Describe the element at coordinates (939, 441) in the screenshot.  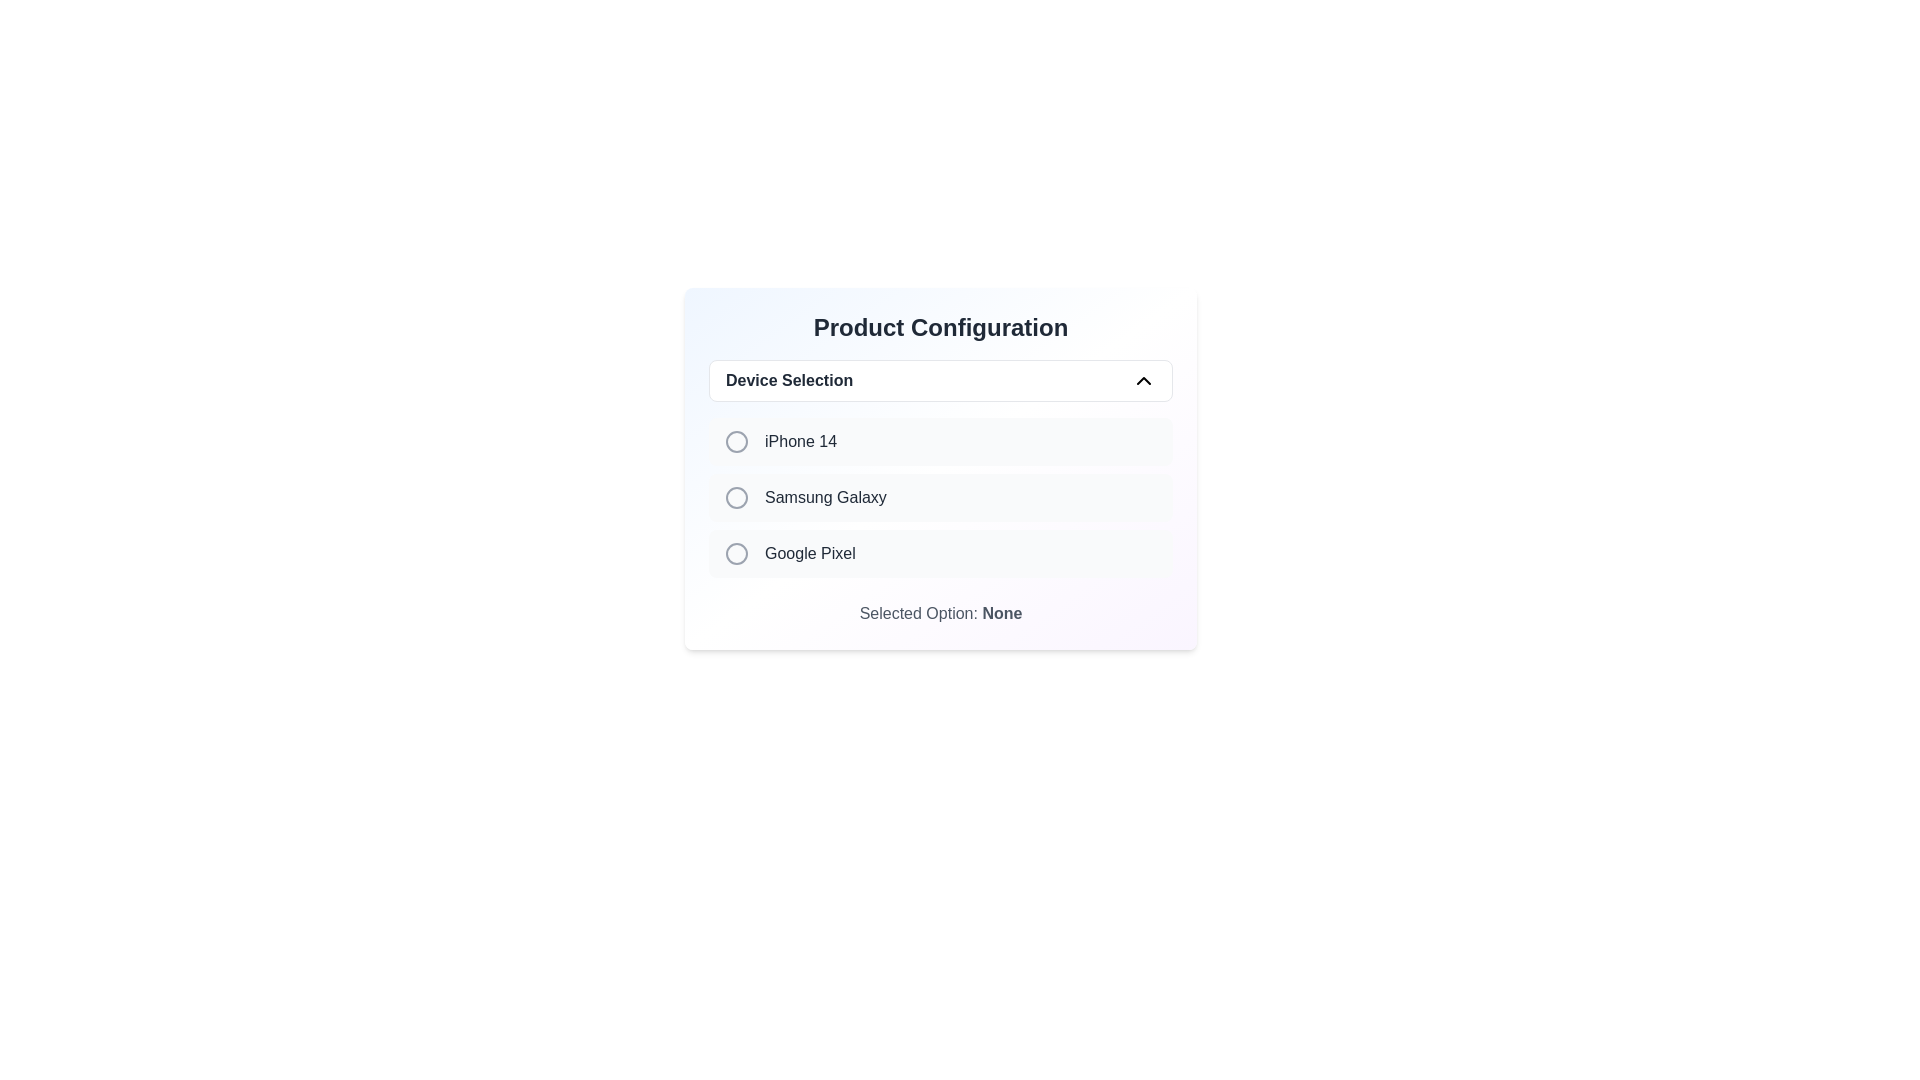
I see `the 'iPhone 14' radio button` at that location.